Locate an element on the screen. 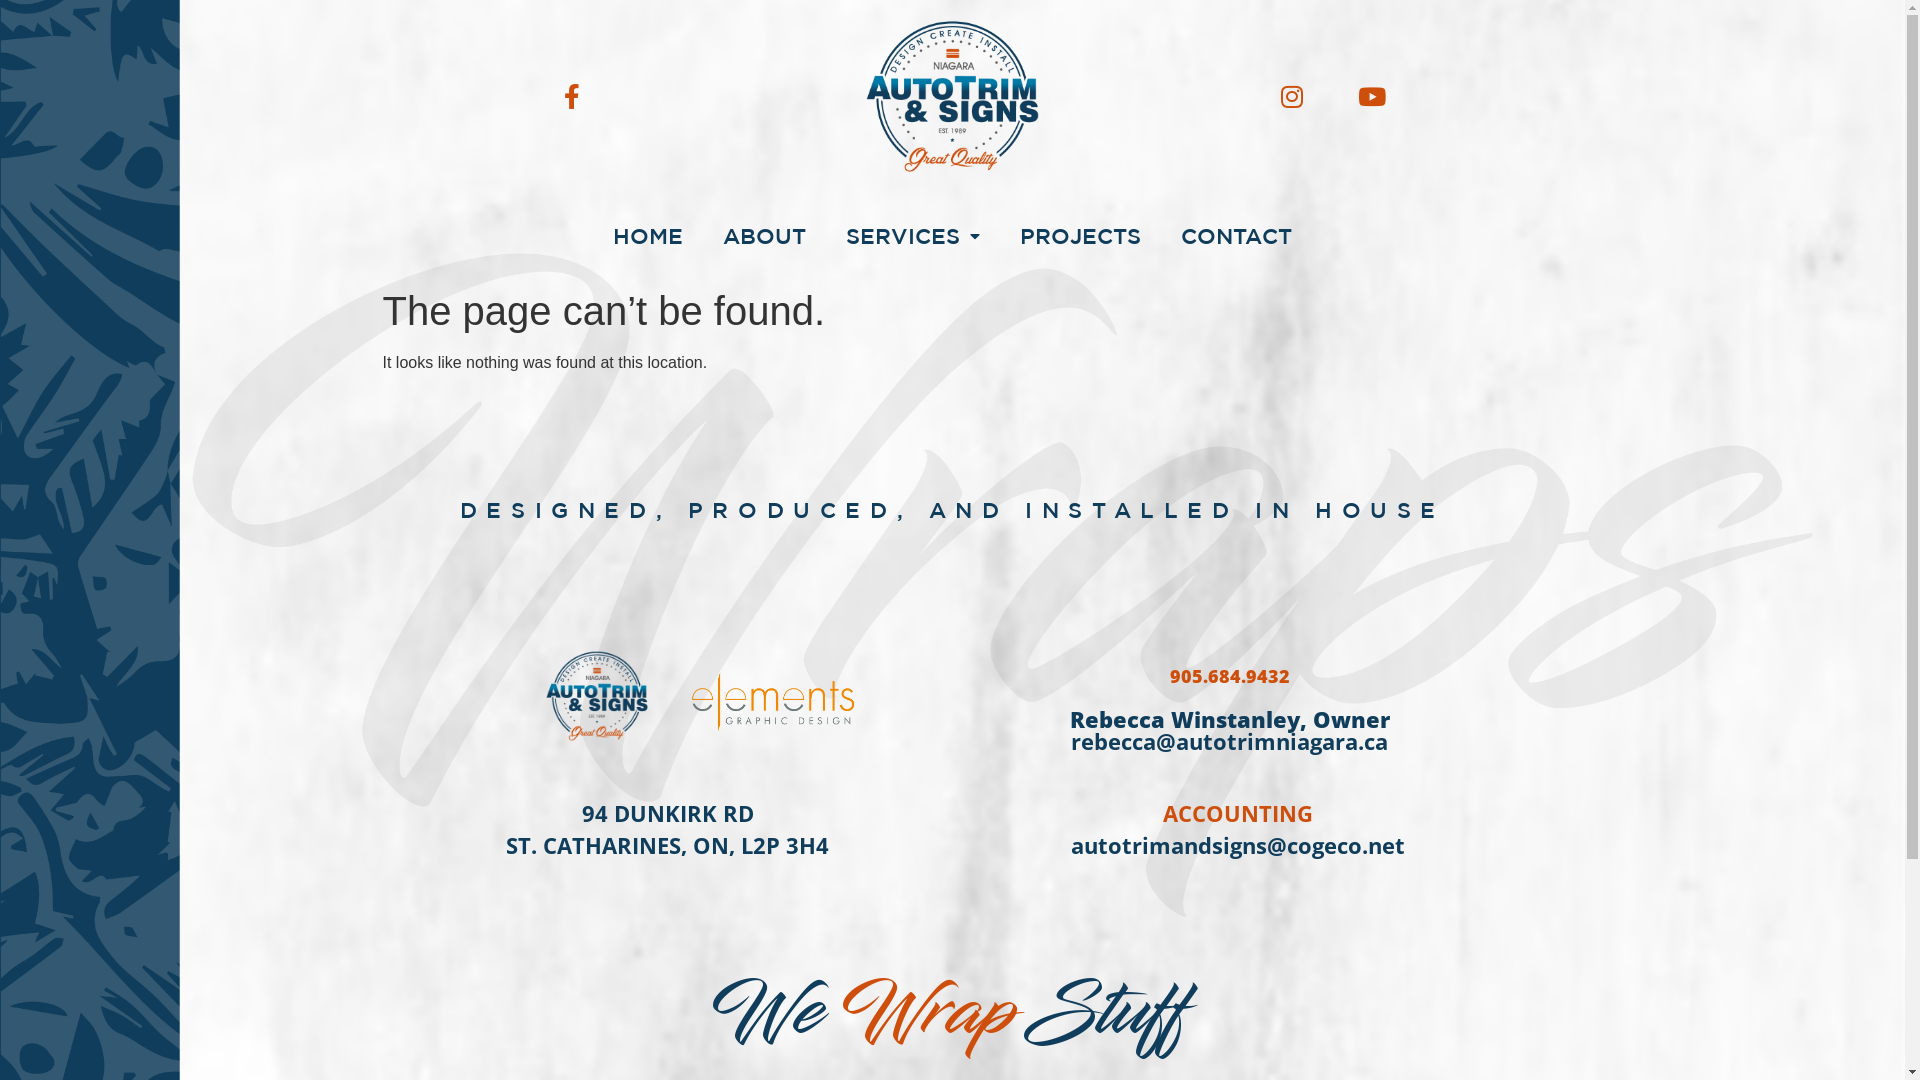 This screenshot has height=1080, width=1920. 'ST. CATHARINES, ON, L2P 3H4' is located at coordinates (667, 844).